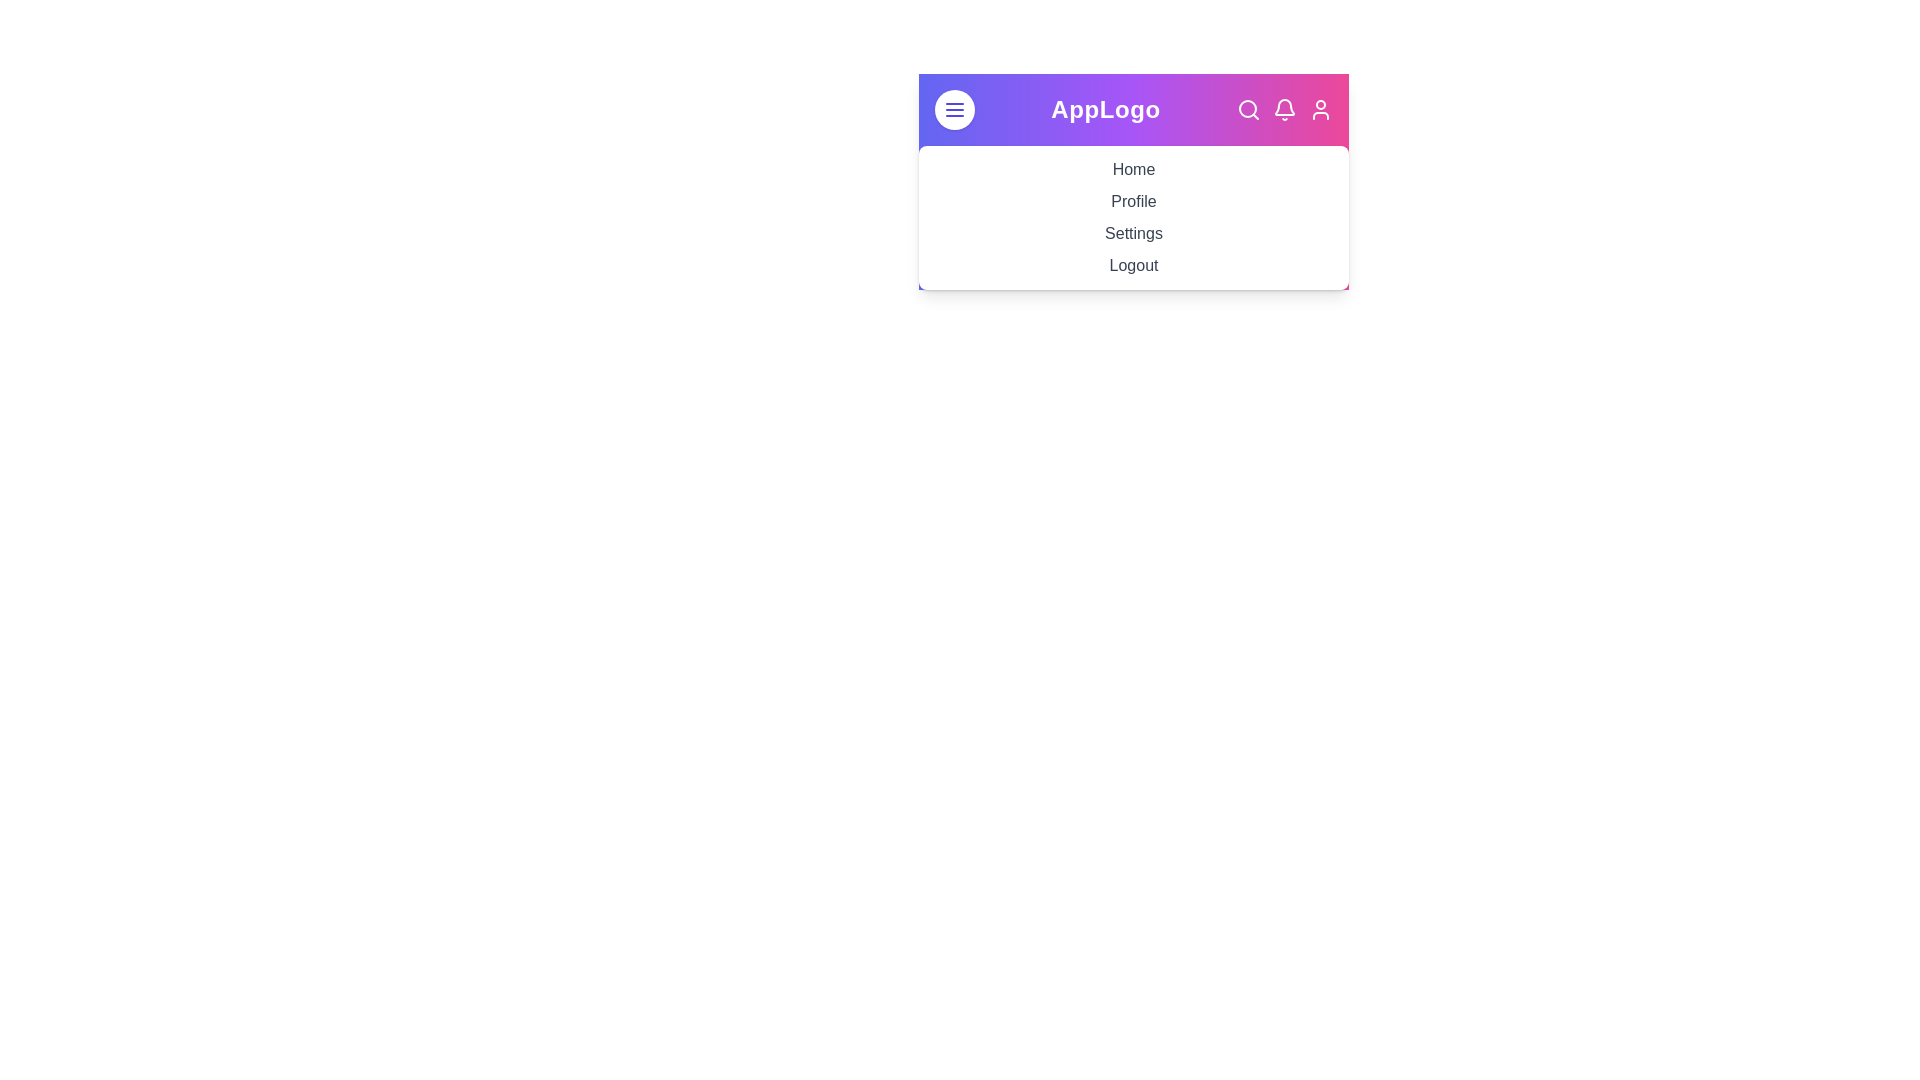 This screenshot has width=1920, height=1080. I want to click on the search icon in the navigation bar, so click(1247, 110).